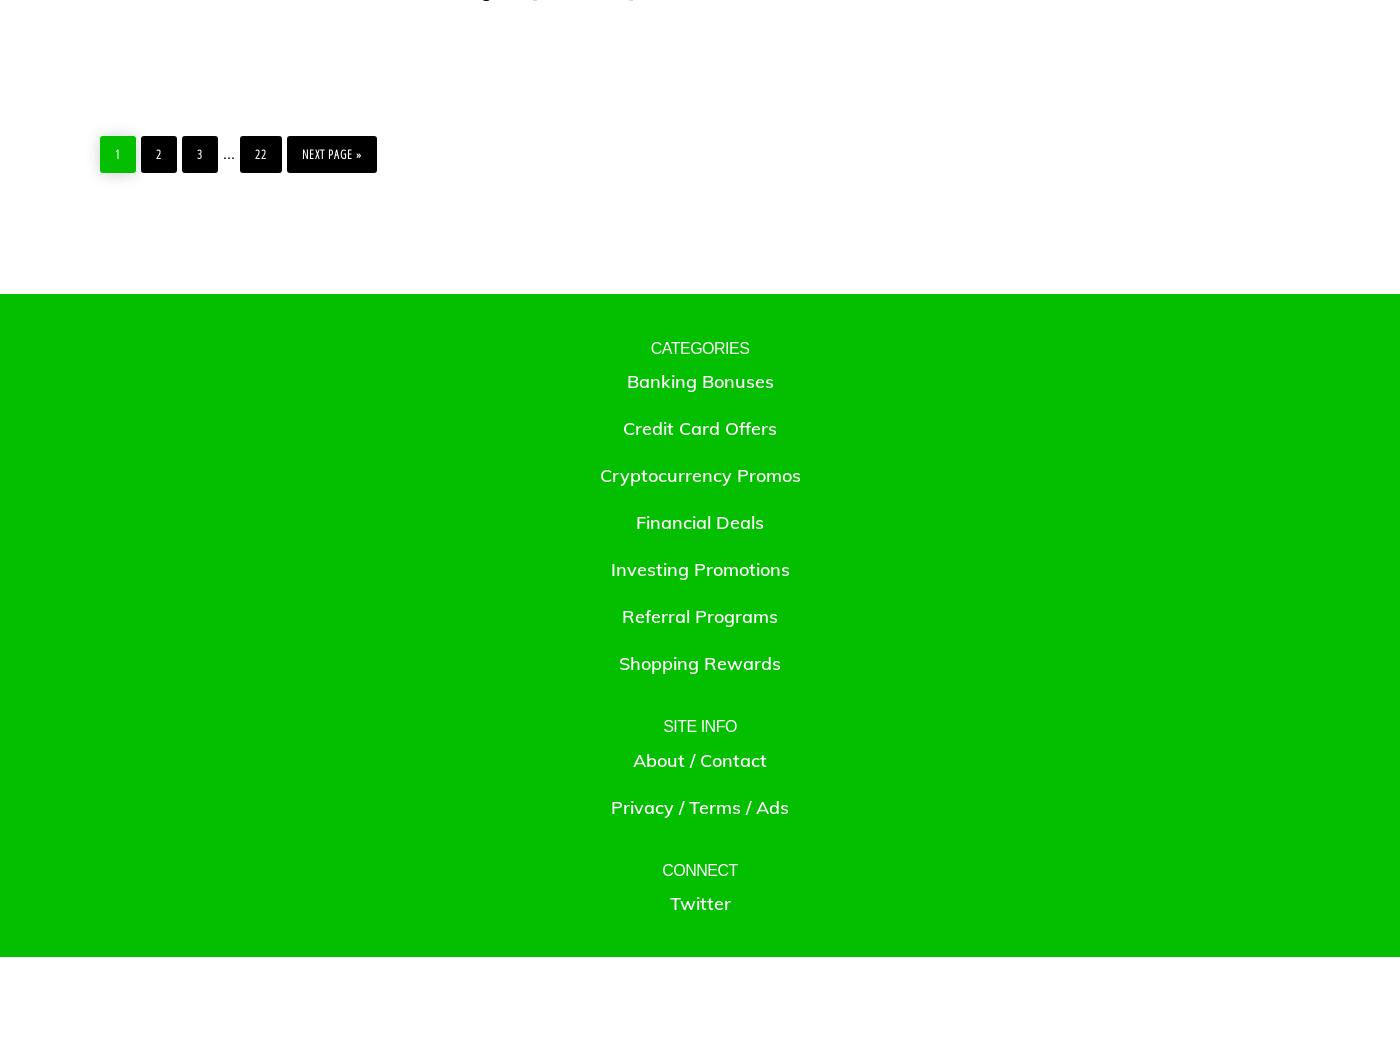 This screenshot has width=1400, height=1045. Describe the element at coordinates (610, 806) in the screenshot. I see `'Privacy / Terms / Ads'` at that location.